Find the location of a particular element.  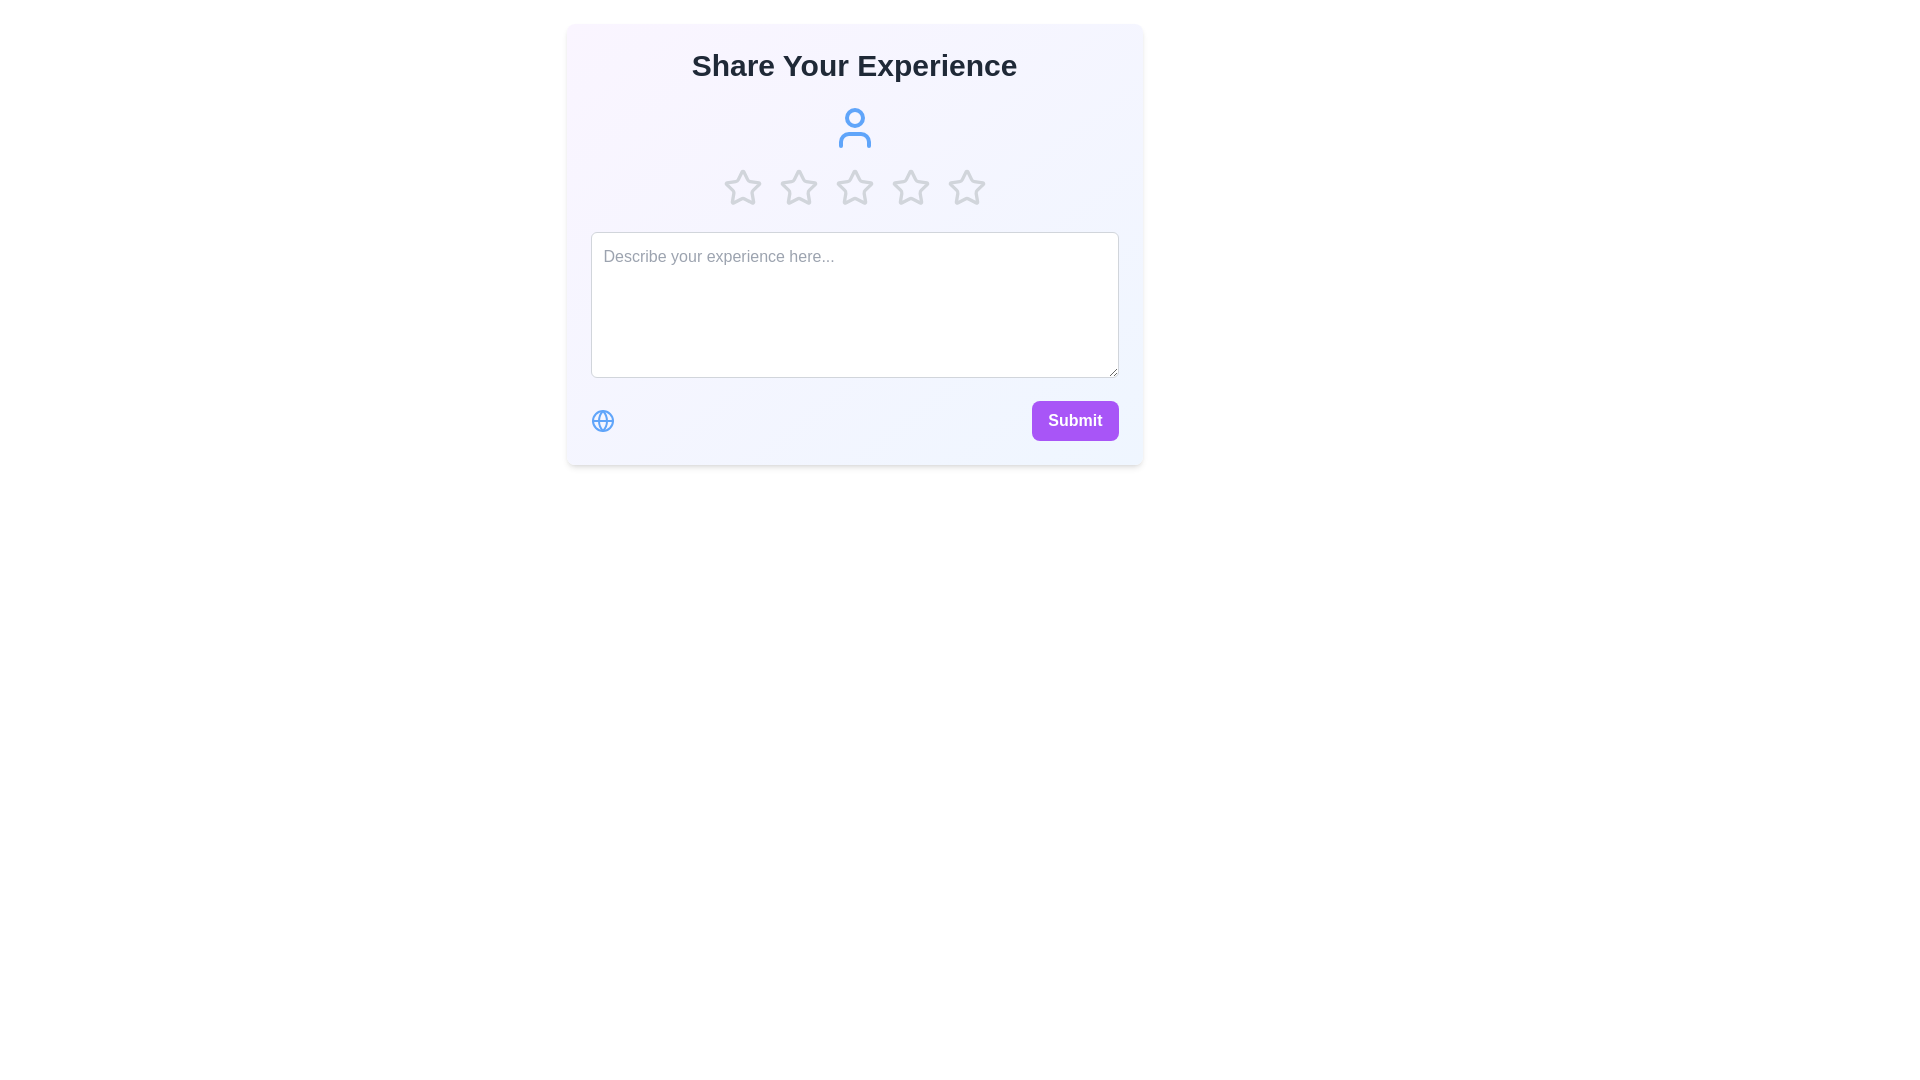

the second star in the star-shaped rating component below the 'Share Your Experience' header is located at coordinates (854, 187).